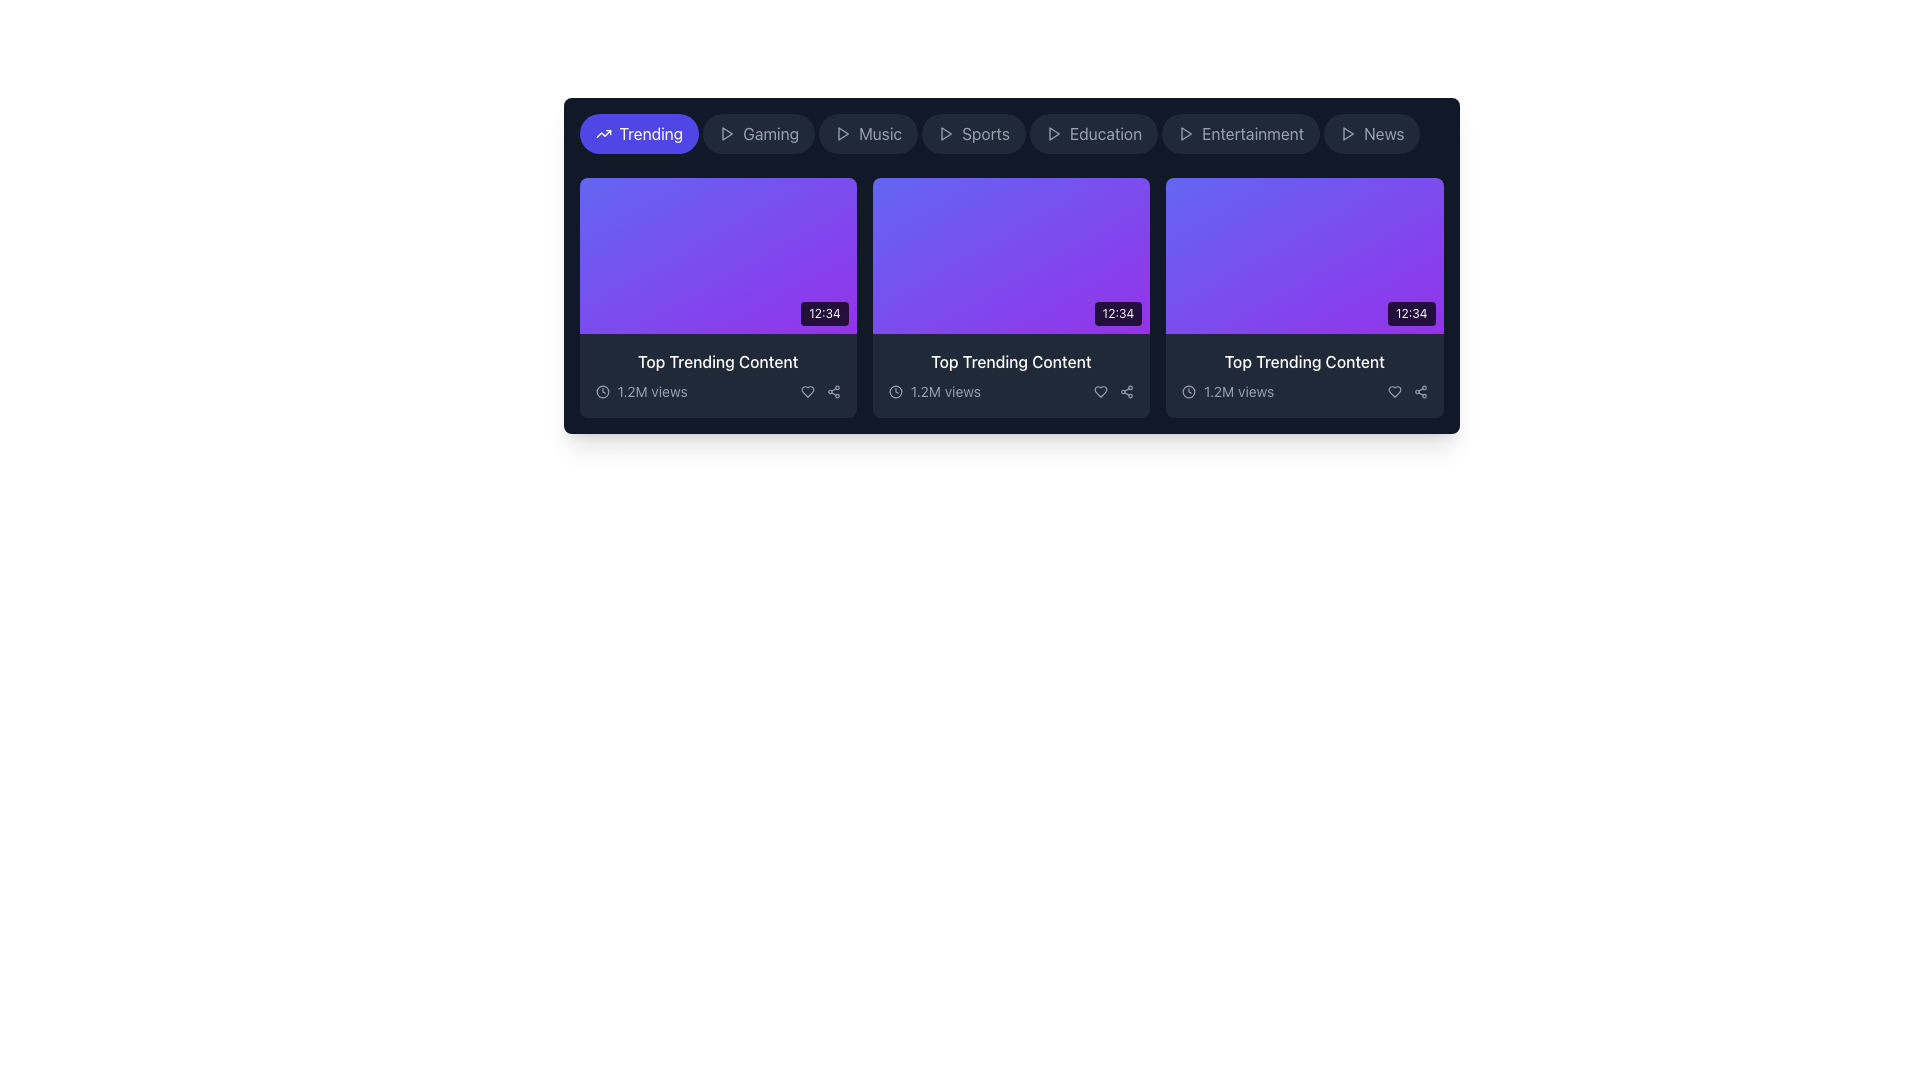 This screenshot has width=1920, height=1080. Describe the element at coordinates (843, 134) in the screenshot. I see `the triangular play button icon located to the left of the 'Music' label in the horizontal navigation bar` at that location.